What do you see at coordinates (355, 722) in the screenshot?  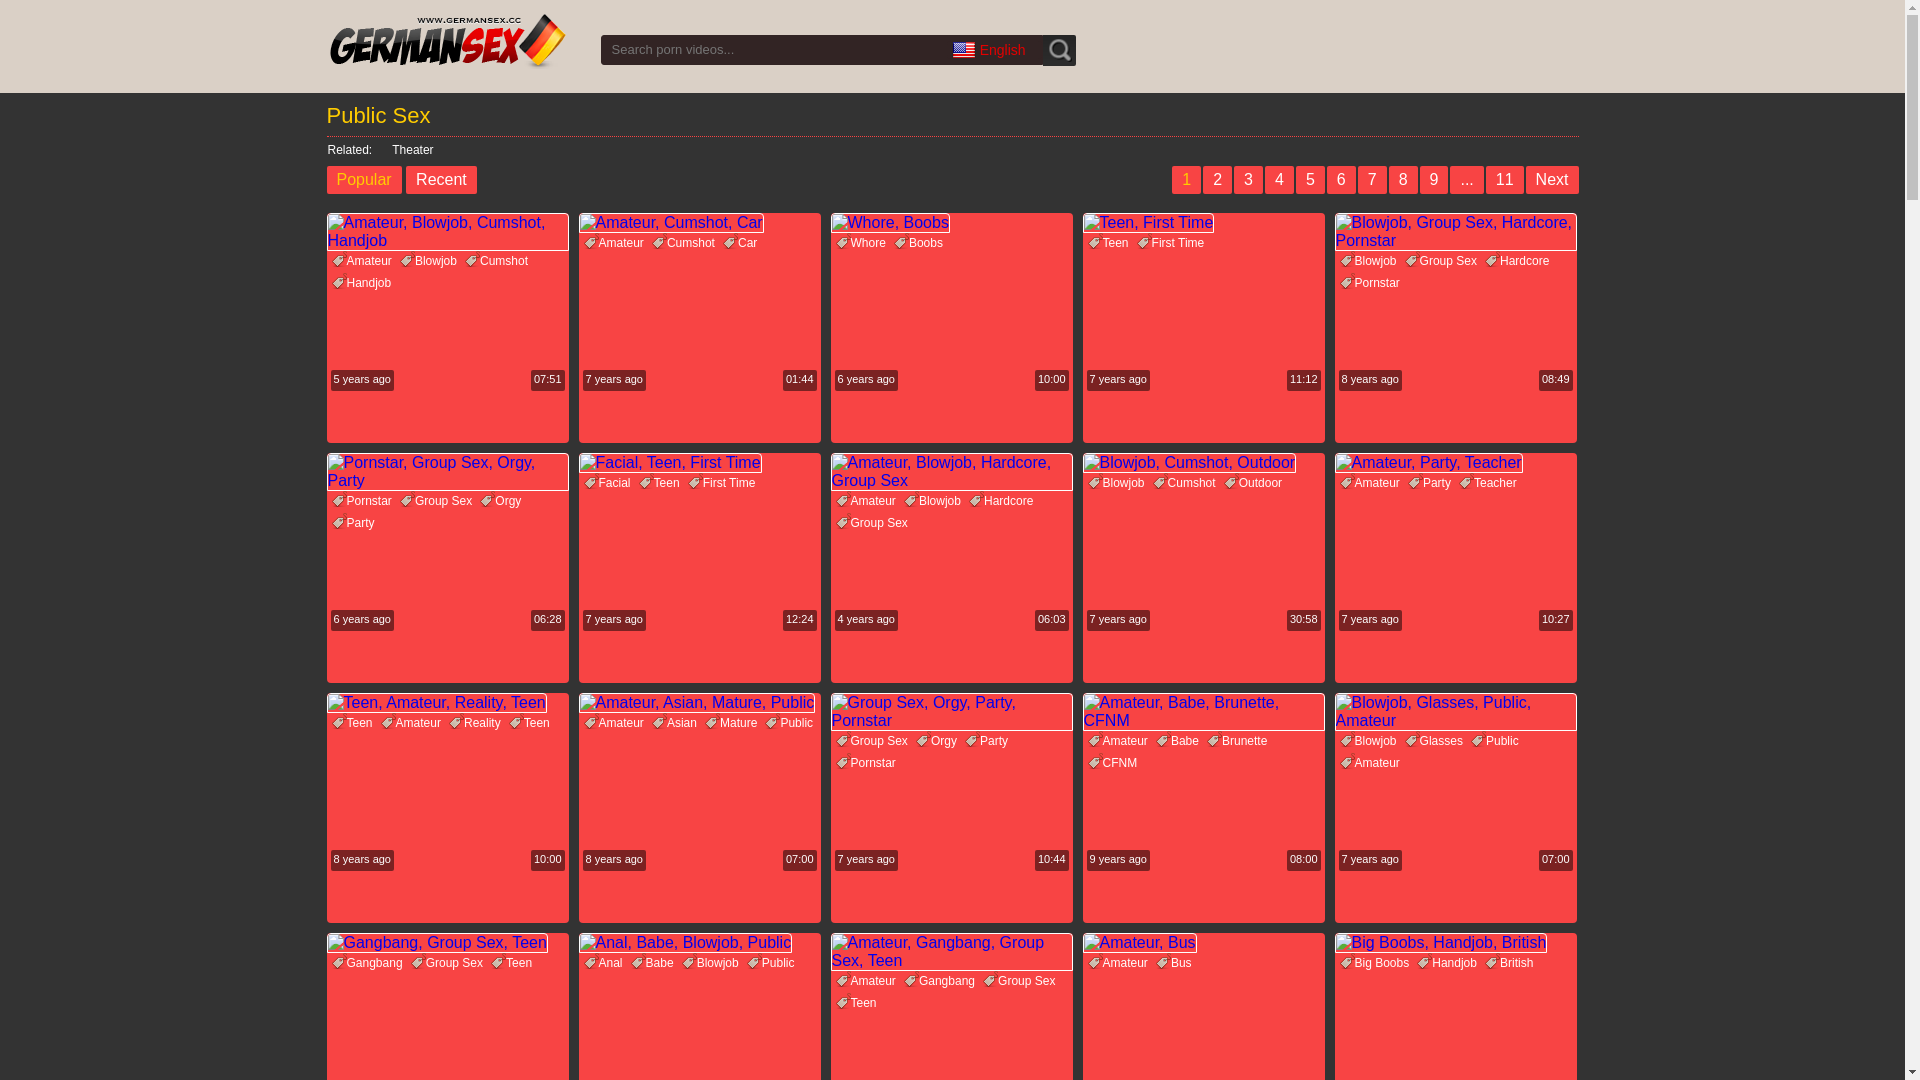 I see `'Teen'` at bounding box center [355, 722].